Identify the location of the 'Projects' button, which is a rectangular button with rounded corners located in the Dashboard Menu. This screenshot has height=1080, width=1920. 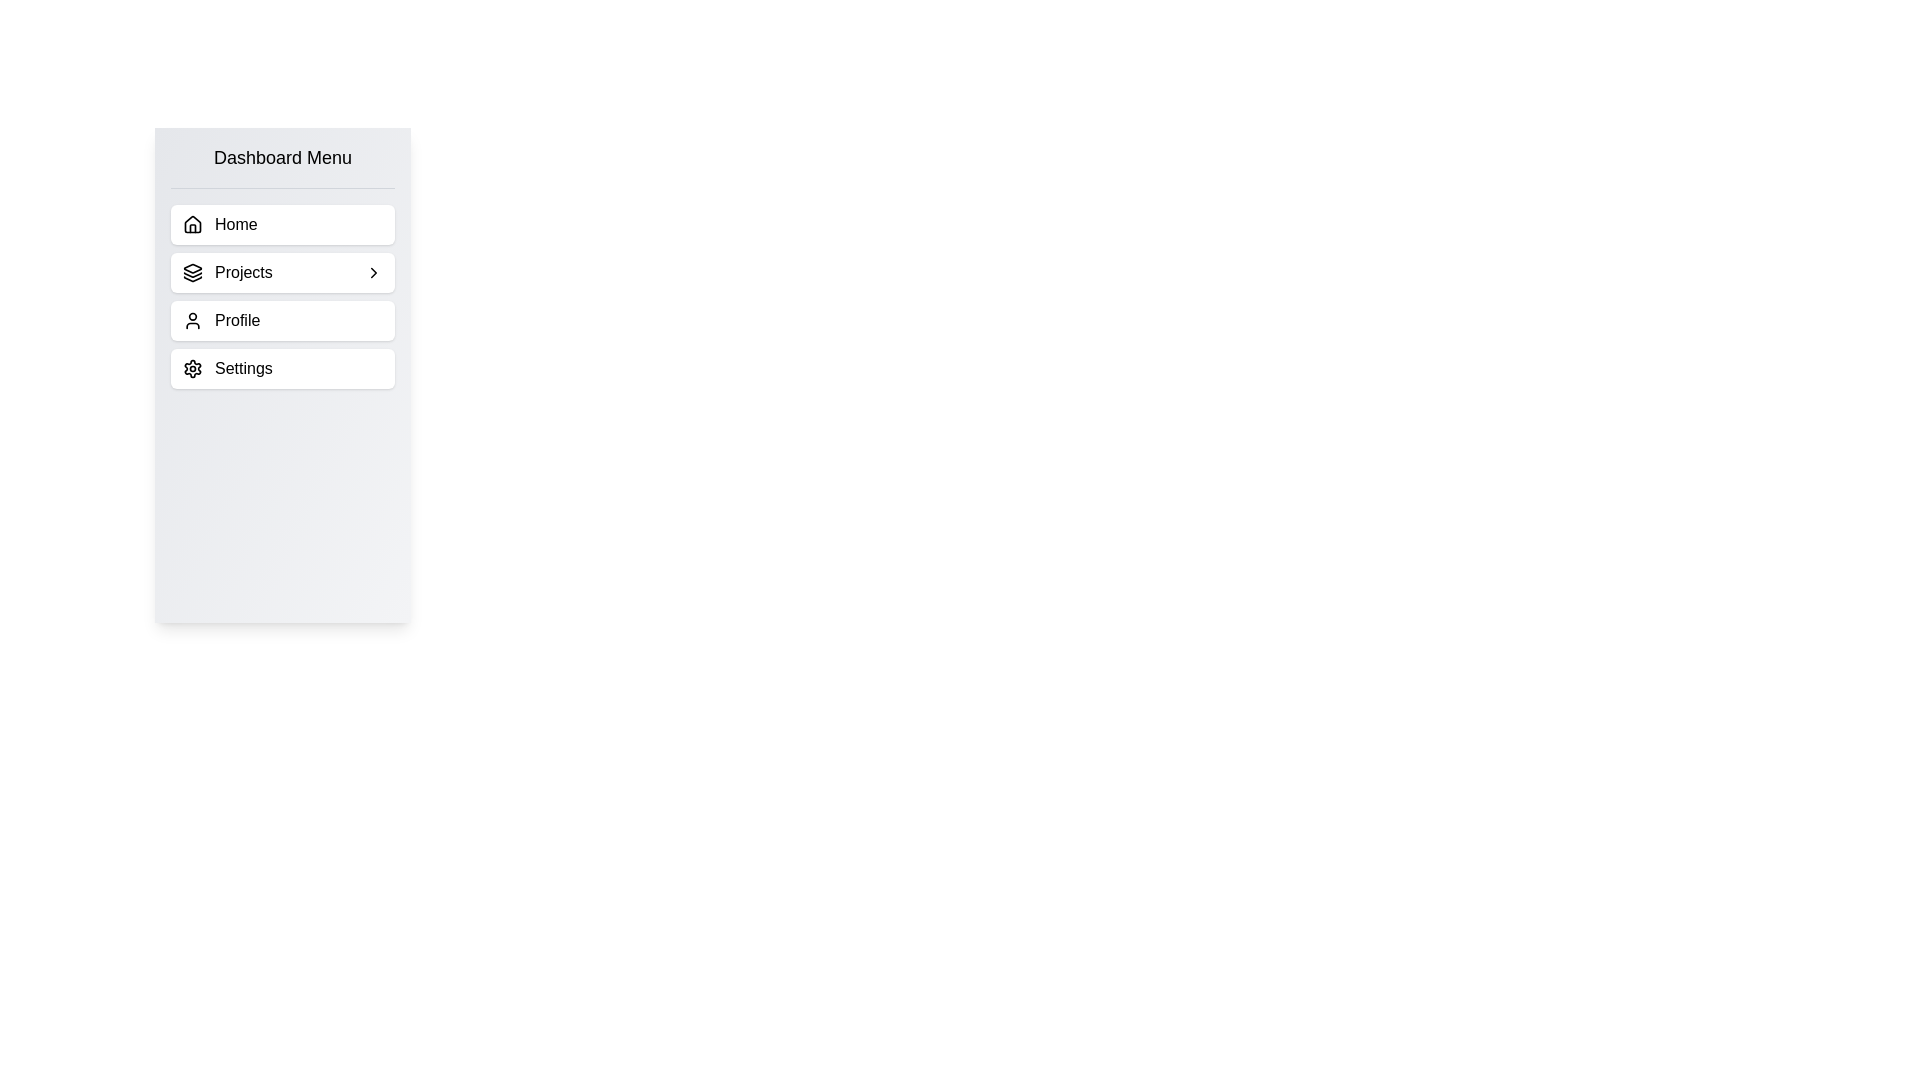
(282, 273).